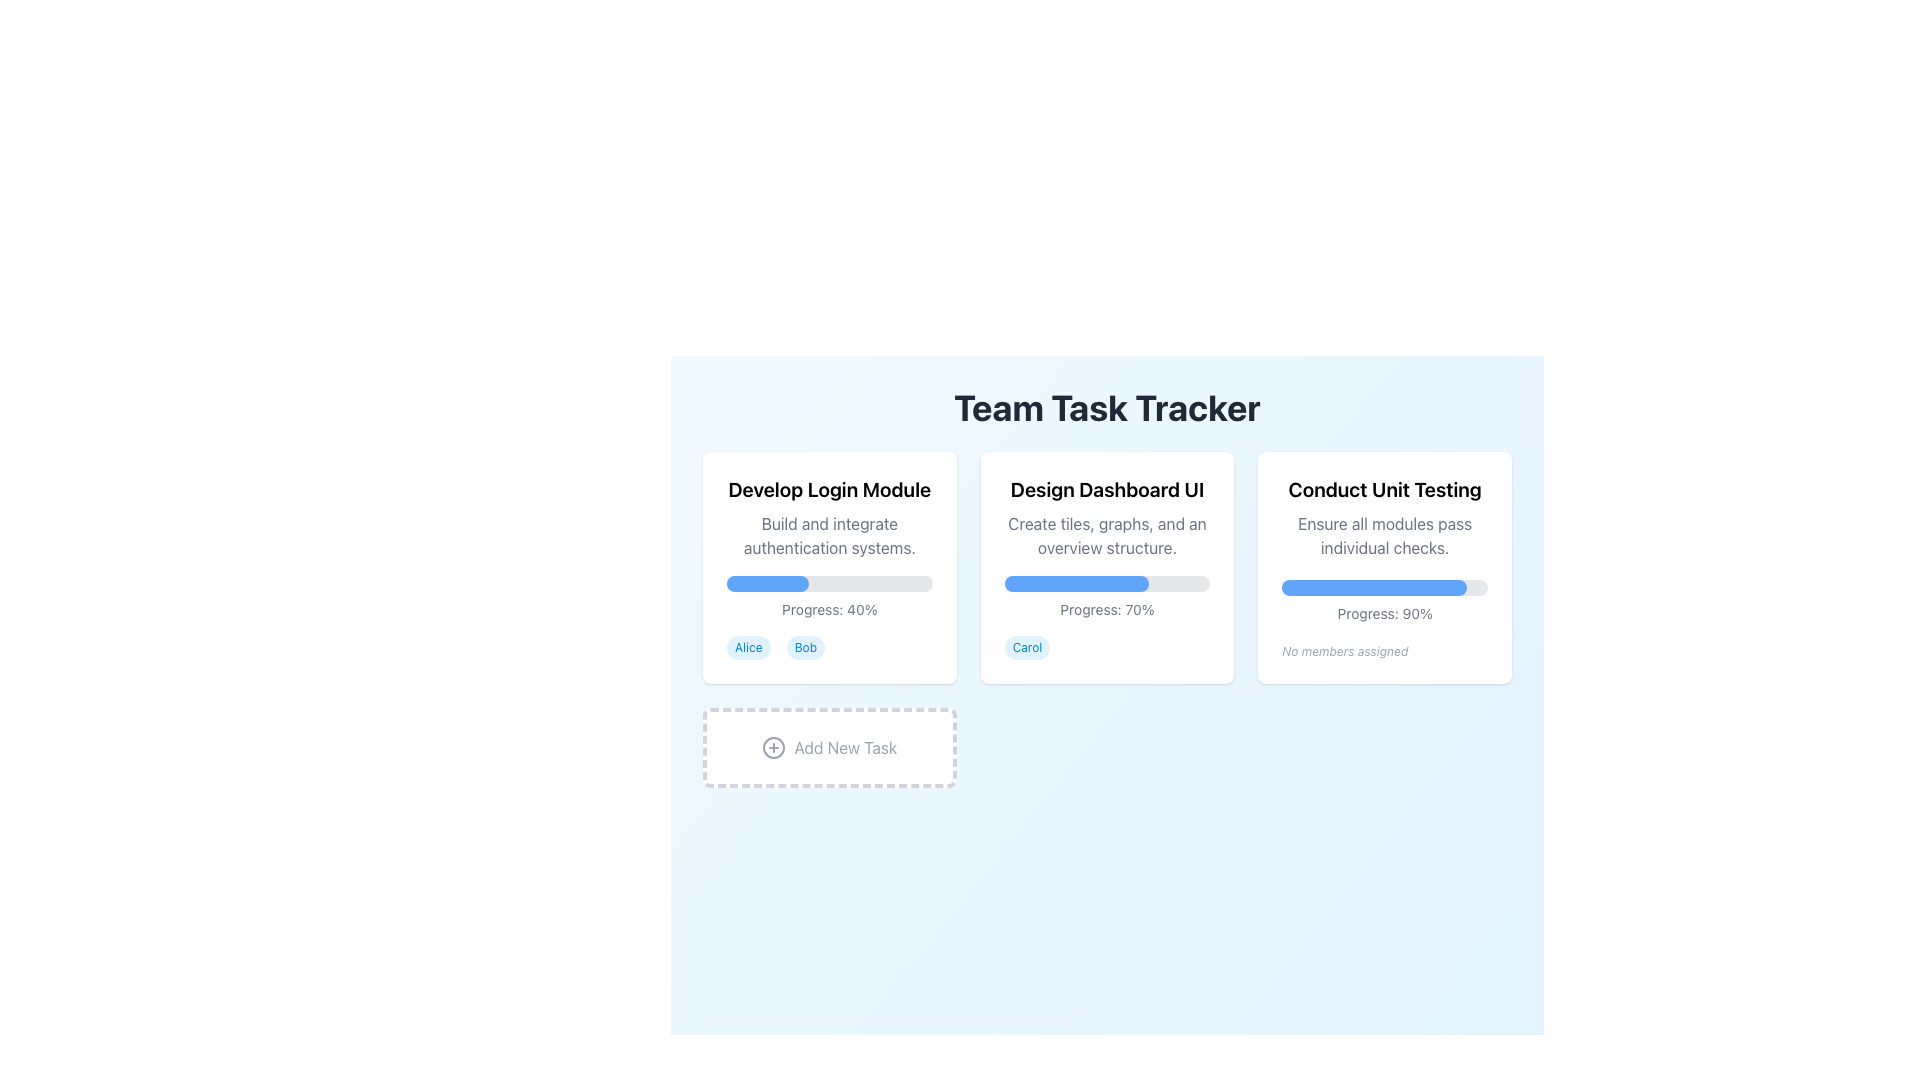 The width and height of the screenshot is (1920, 1080). Describe the element at coordinates (829, 567) in the screenshot. I see `the task card titled 'Develop Login Module', which details the task's description, progress, and assigned members, located in the upper-left corner of the grid layout` at that location.